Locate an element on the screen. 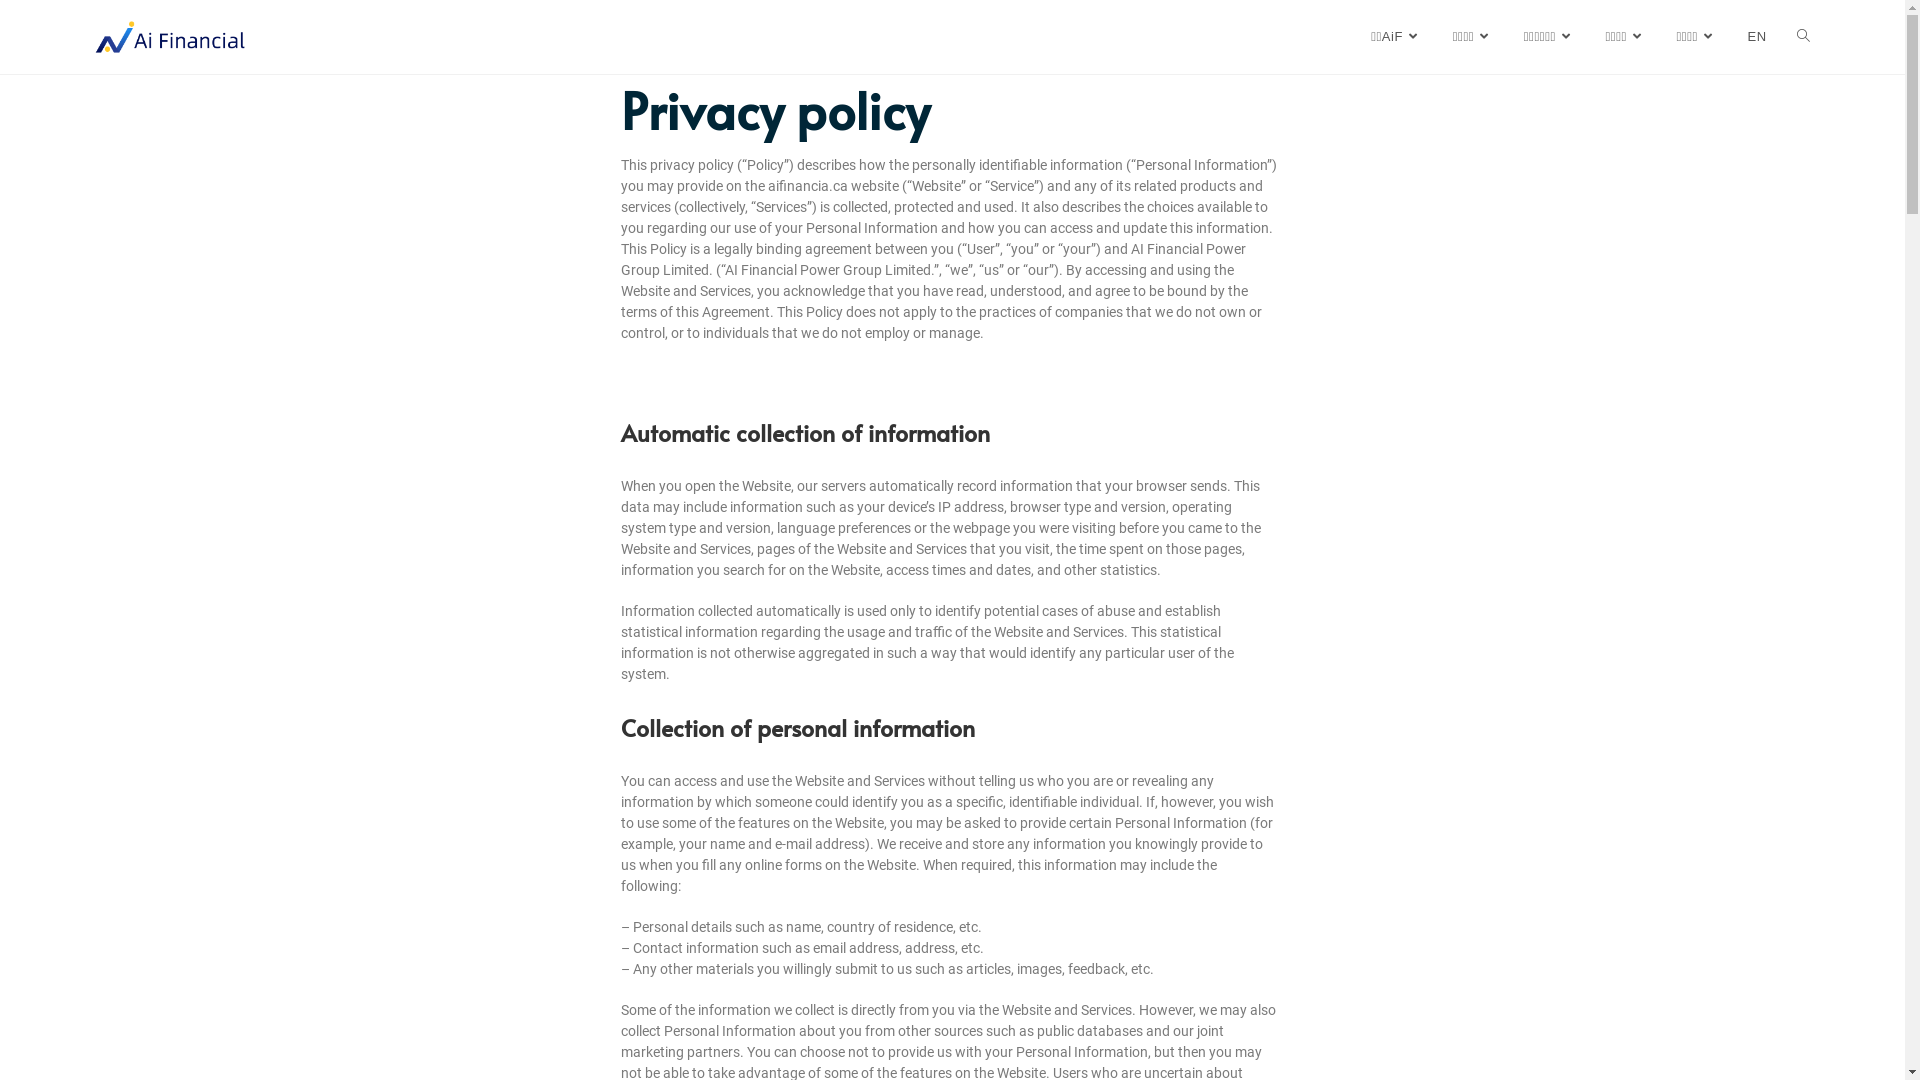 The height and width of the screenshot is (1080, 1920). 'EN' is located at coordinates (1755, 37).